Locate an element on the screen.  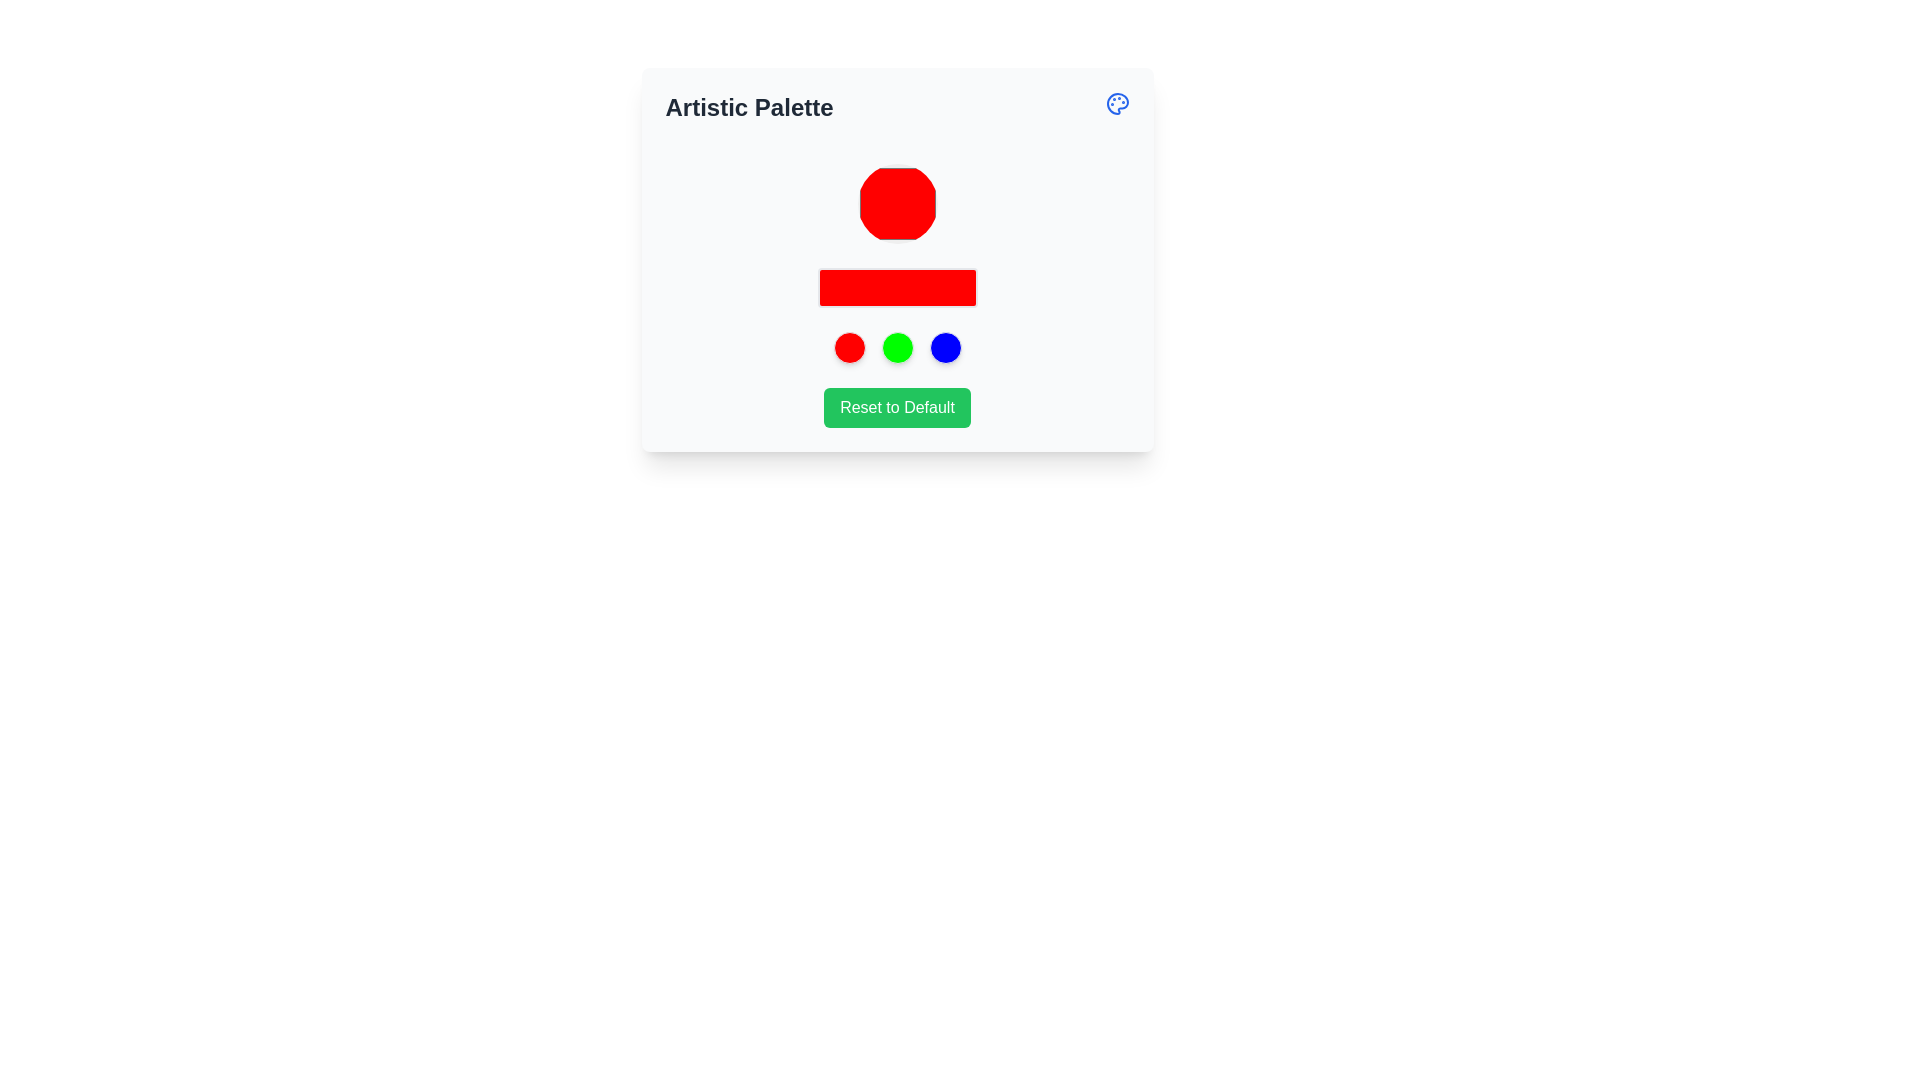
textual header that says 'Artistic Palette', which is styled with a large, bold font in dark gray color, located at the top-left section of the card-like area is located at coordinates (748, 108).